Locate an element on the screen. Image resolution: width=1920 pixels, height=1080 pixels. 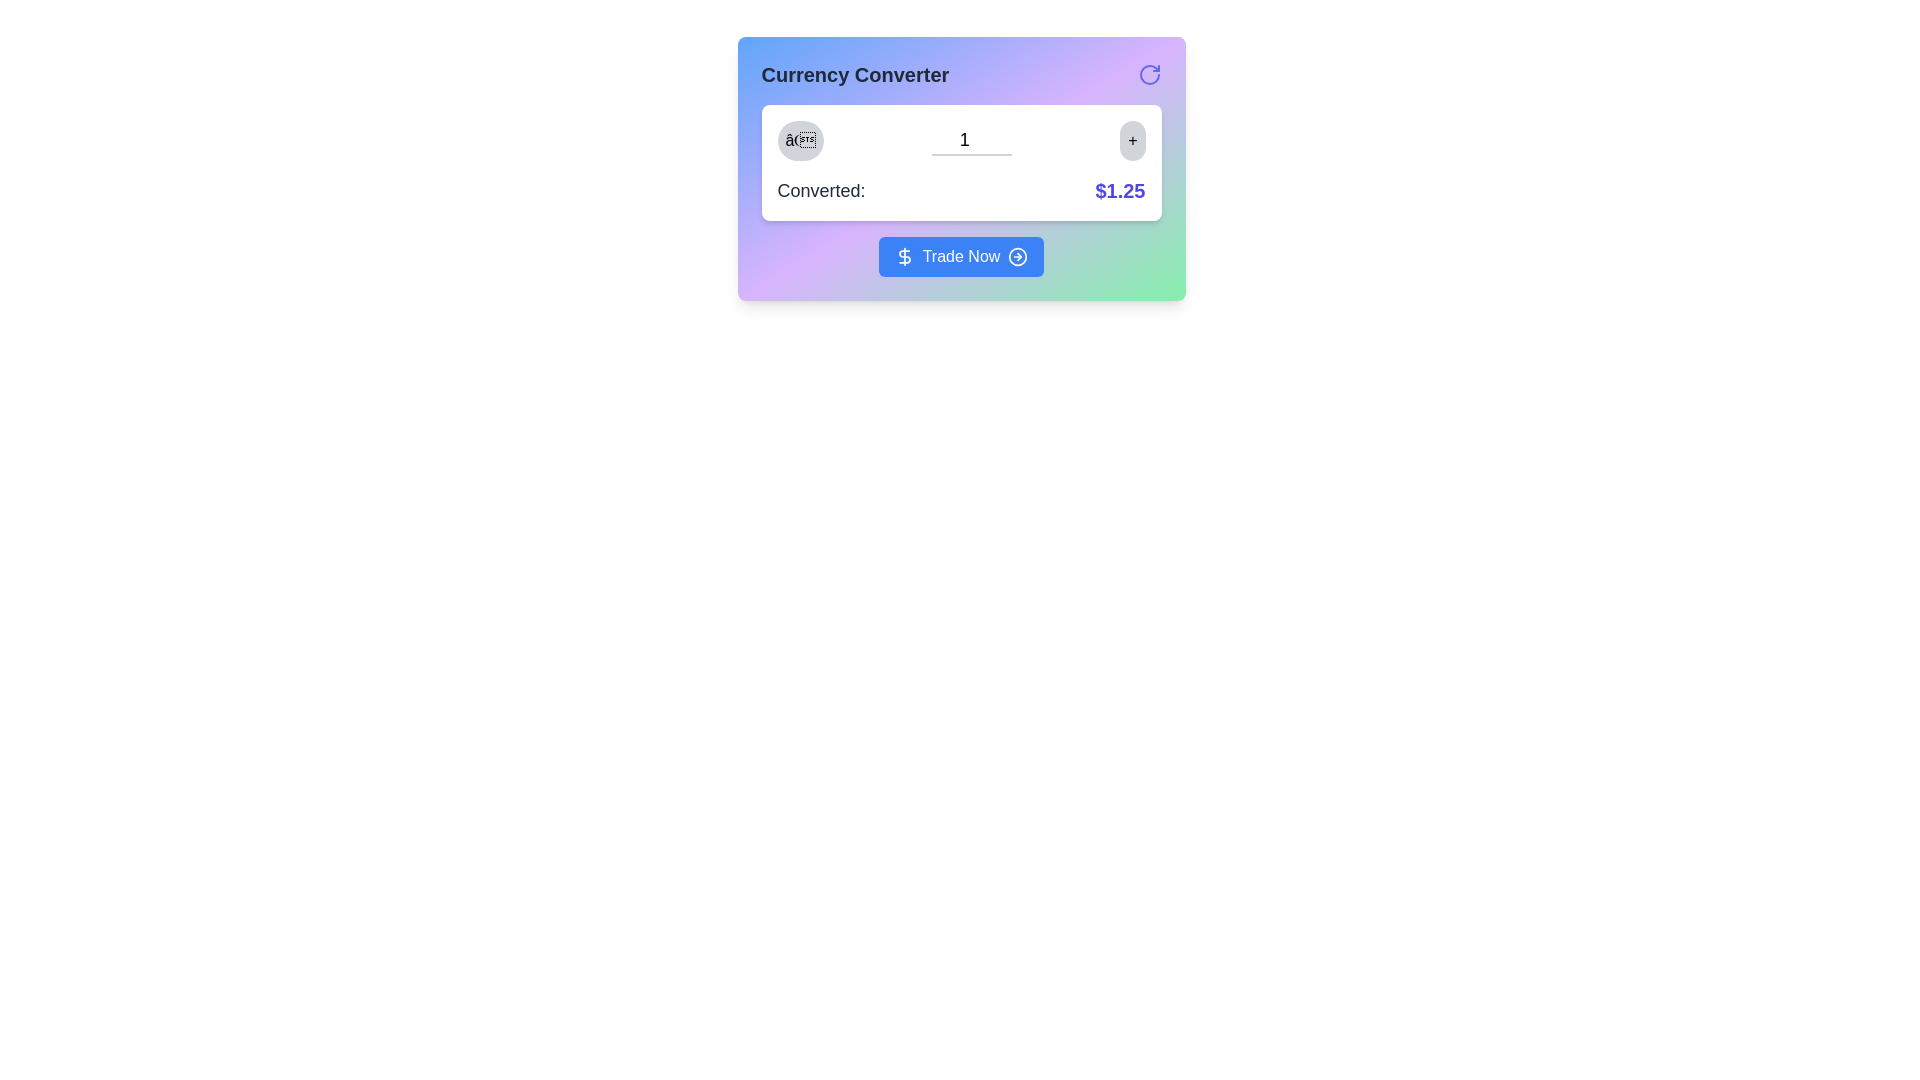
the label indicating the conversion result, which is positioned to the left of the '$1.25' text label is located at coordinates (821, 191).